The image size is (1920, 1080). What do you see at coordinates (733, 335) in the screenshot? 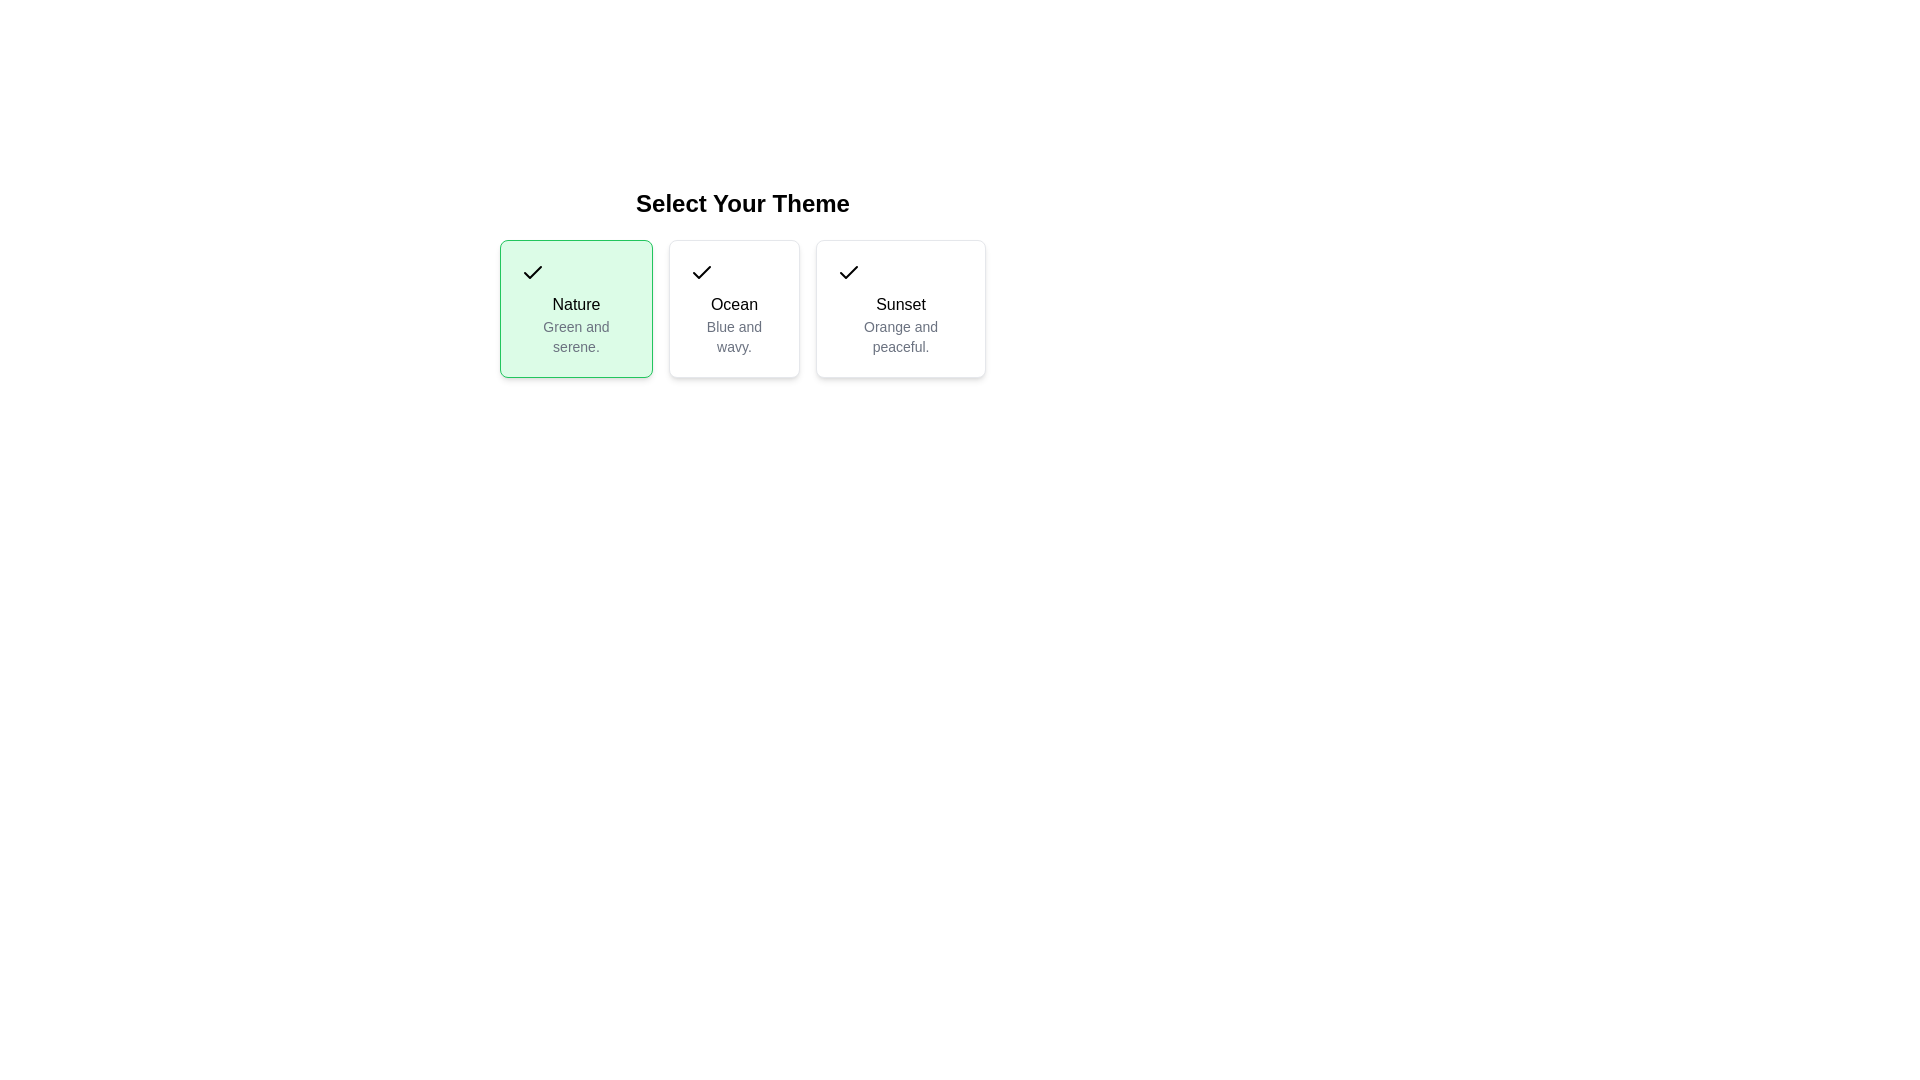
I see `the text label that reads 'Blue and wavy.' which is styled in gray and located below the larger text 'Ocean' in the 'Ocean' section` at bounding box center [733, 335].